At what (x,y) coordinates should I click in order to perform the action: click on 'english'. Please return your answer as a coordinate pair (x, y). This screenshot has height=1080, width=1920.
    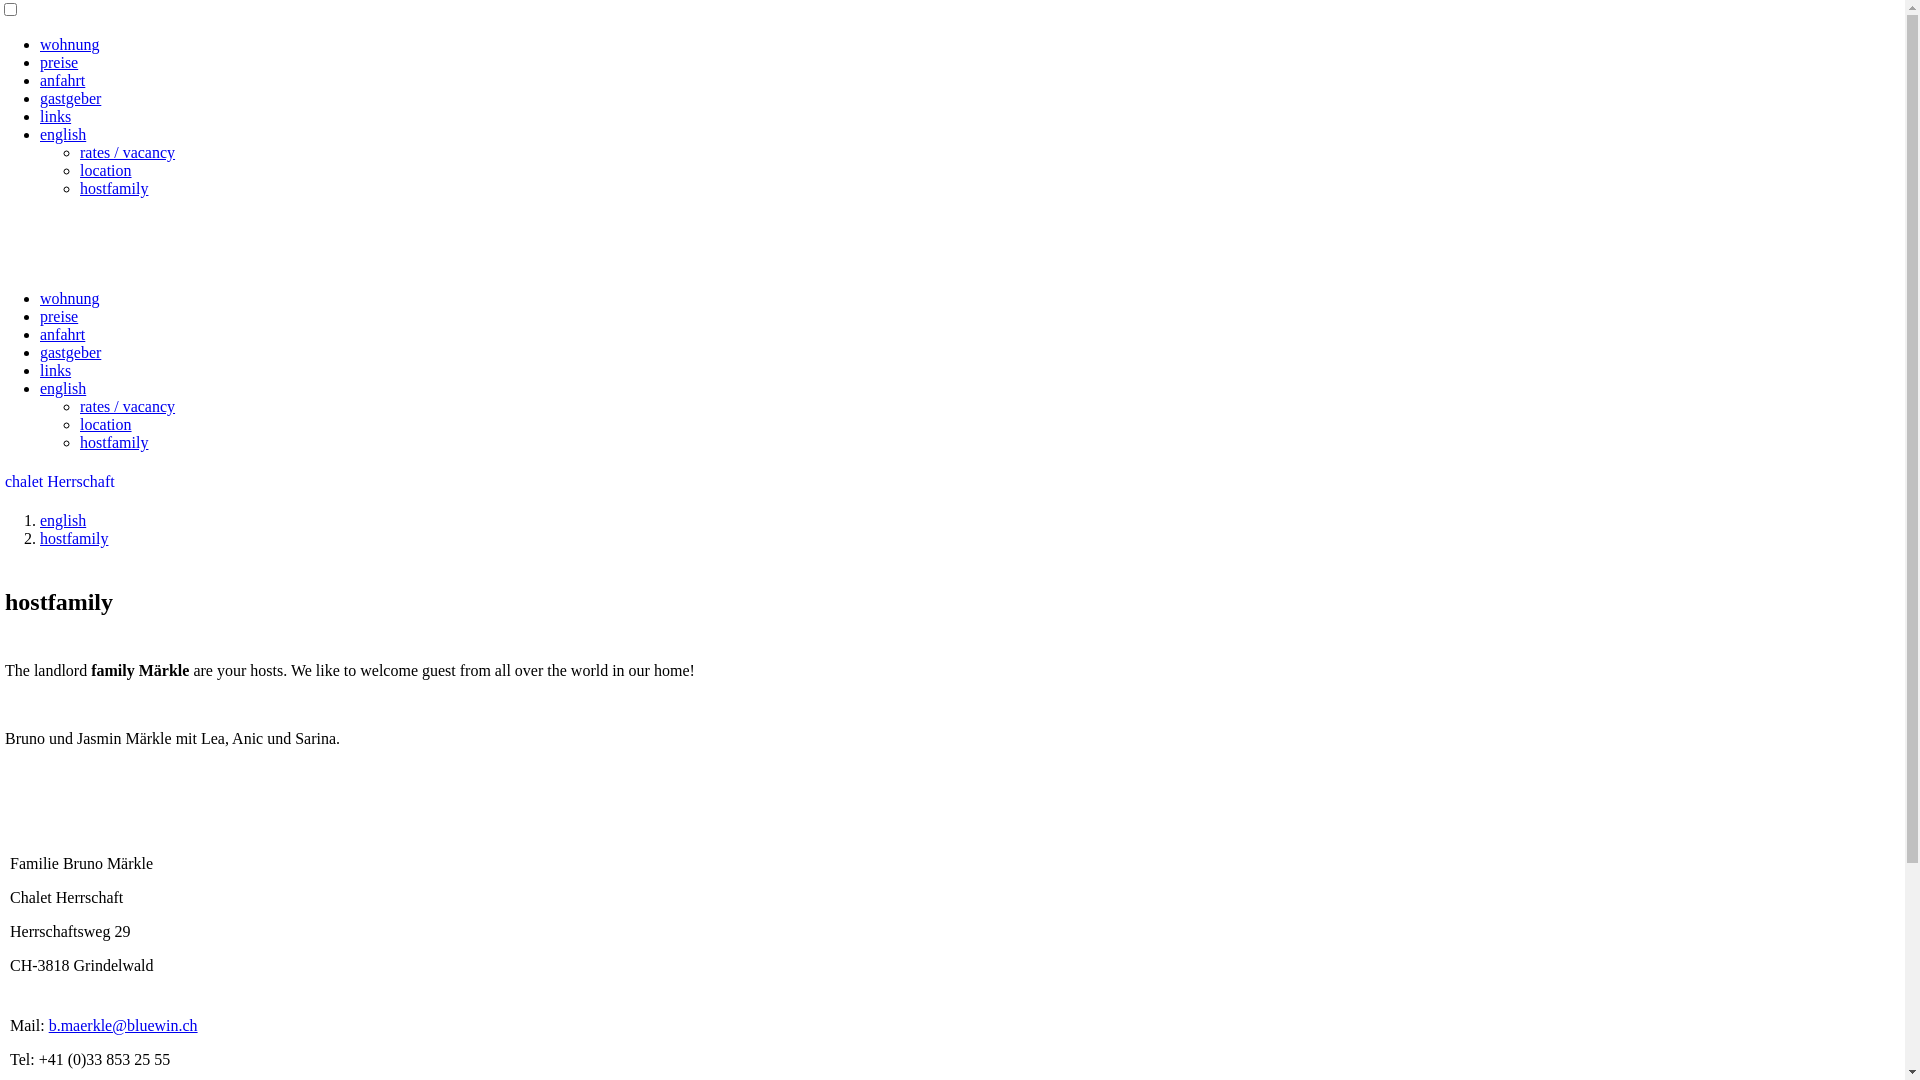
    Looking at the image, I should click on (62, 134).